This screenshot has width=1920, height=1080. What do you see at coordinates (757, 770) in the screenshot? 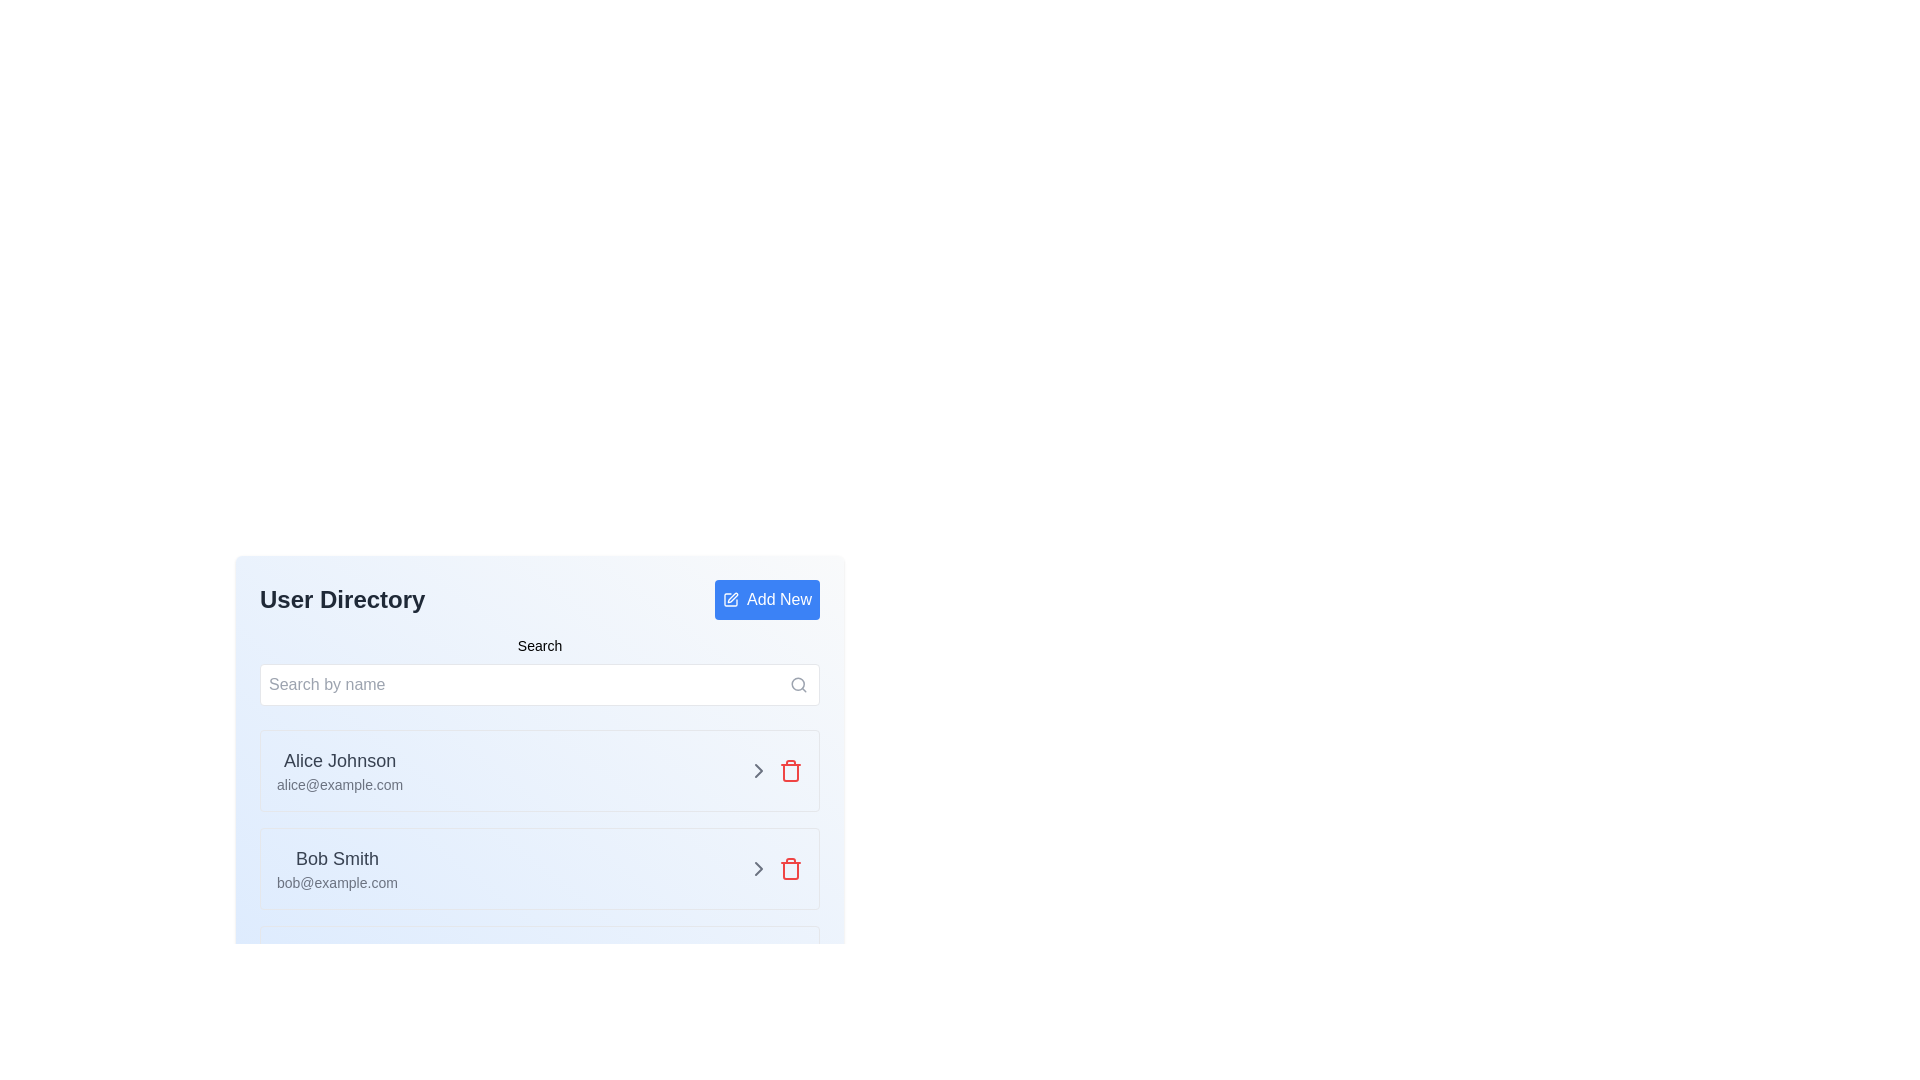
I see `the right-pointing chevron button, which is gray and changes to yellow on hover, located in the second row of the user directory listing, adjacent to the delete icon` at bounding box center [757, 770].